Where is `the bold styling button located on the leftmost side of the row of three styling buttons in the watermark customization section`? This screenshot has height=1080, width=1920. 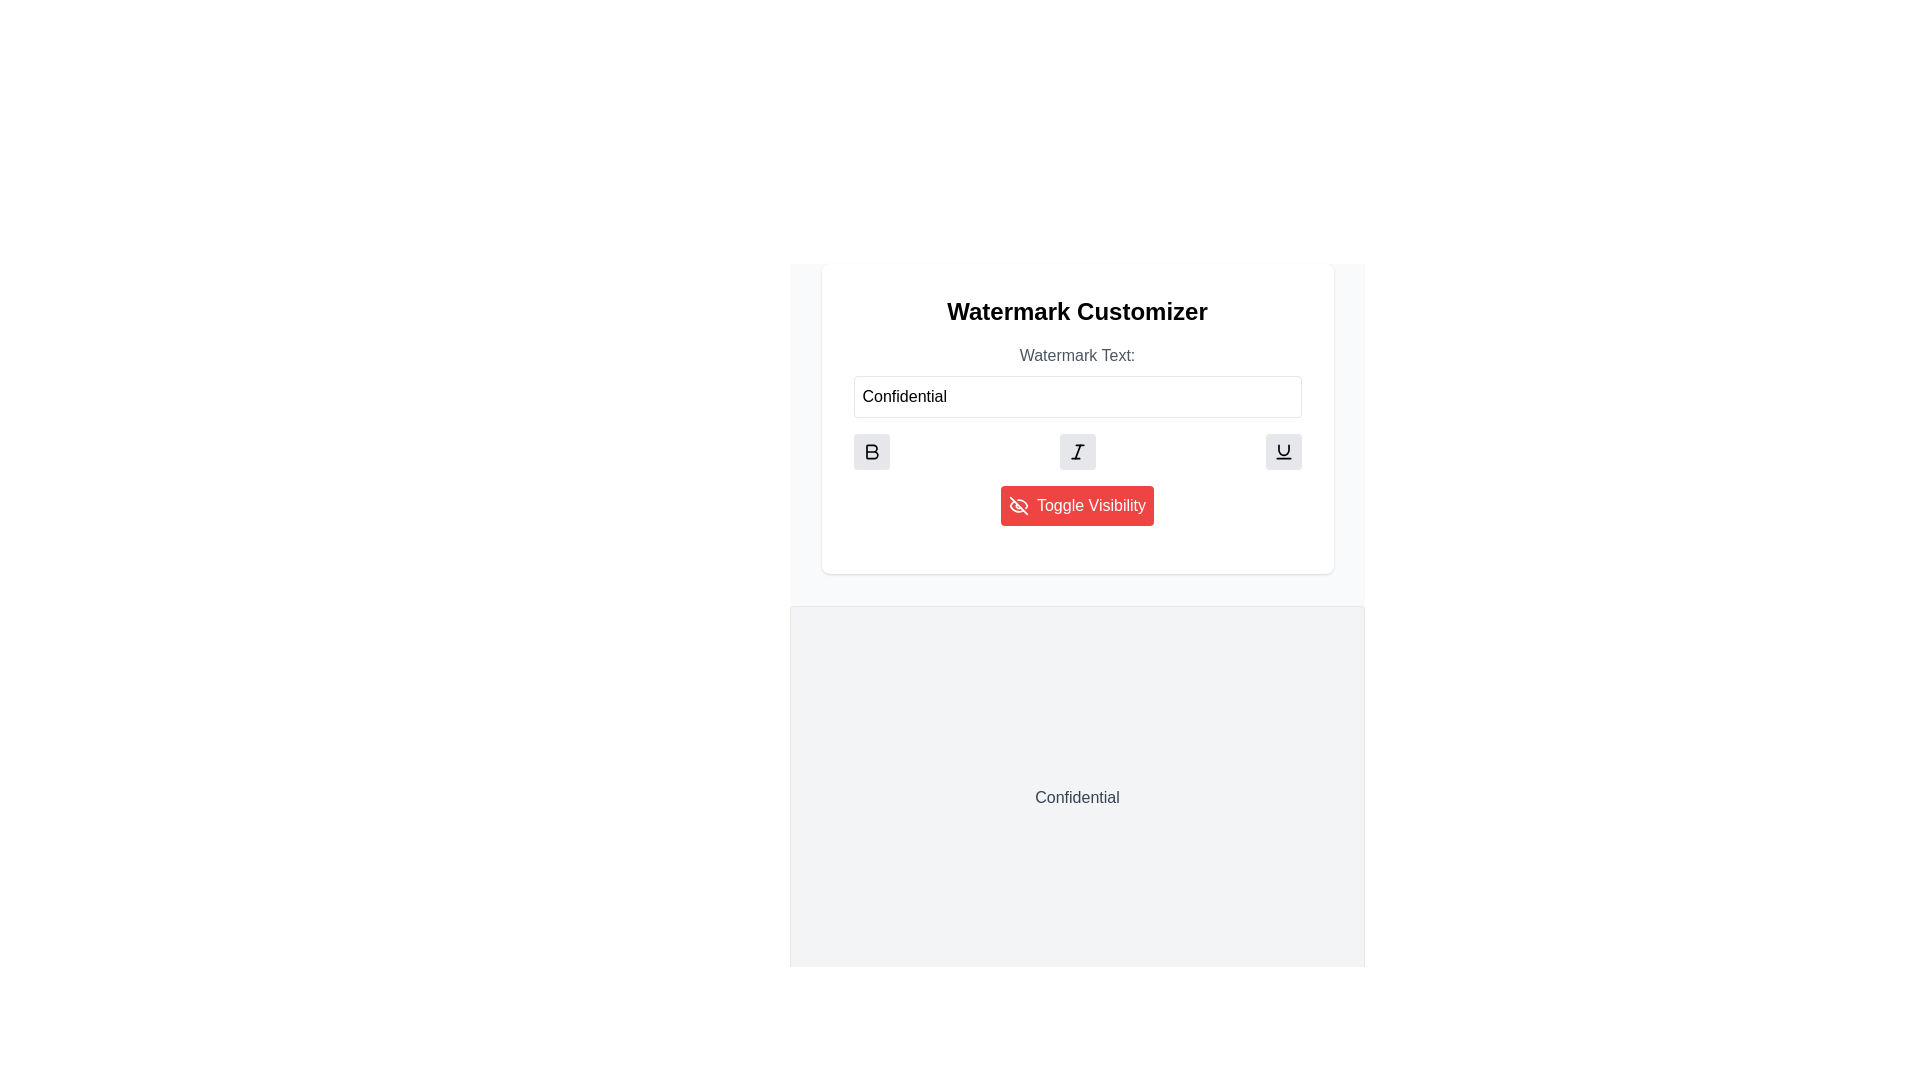 the bold styling button located on the leftmost side of the row of three styling buttons in the watermark customization section is located at coordinates (871, 451).